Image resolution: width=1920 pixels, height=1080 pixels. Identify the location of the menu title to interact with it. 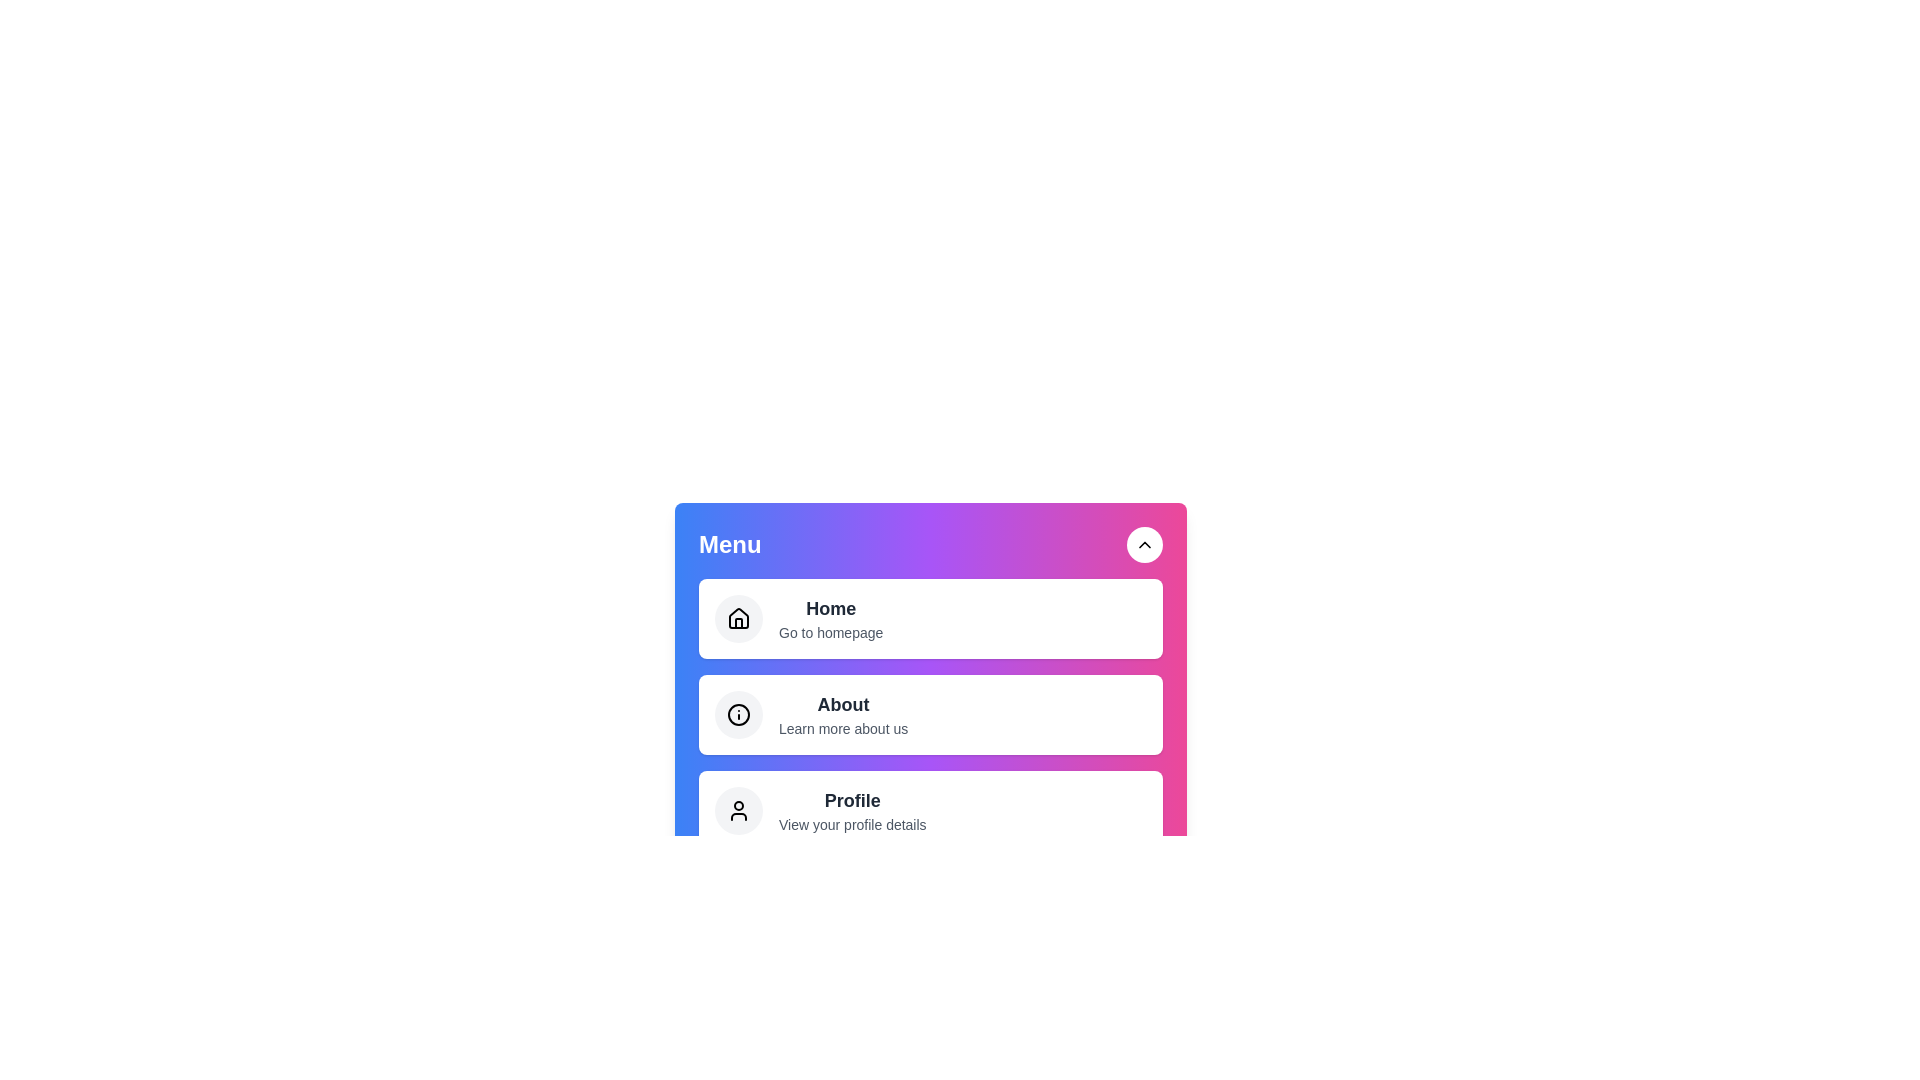
(728, 544).